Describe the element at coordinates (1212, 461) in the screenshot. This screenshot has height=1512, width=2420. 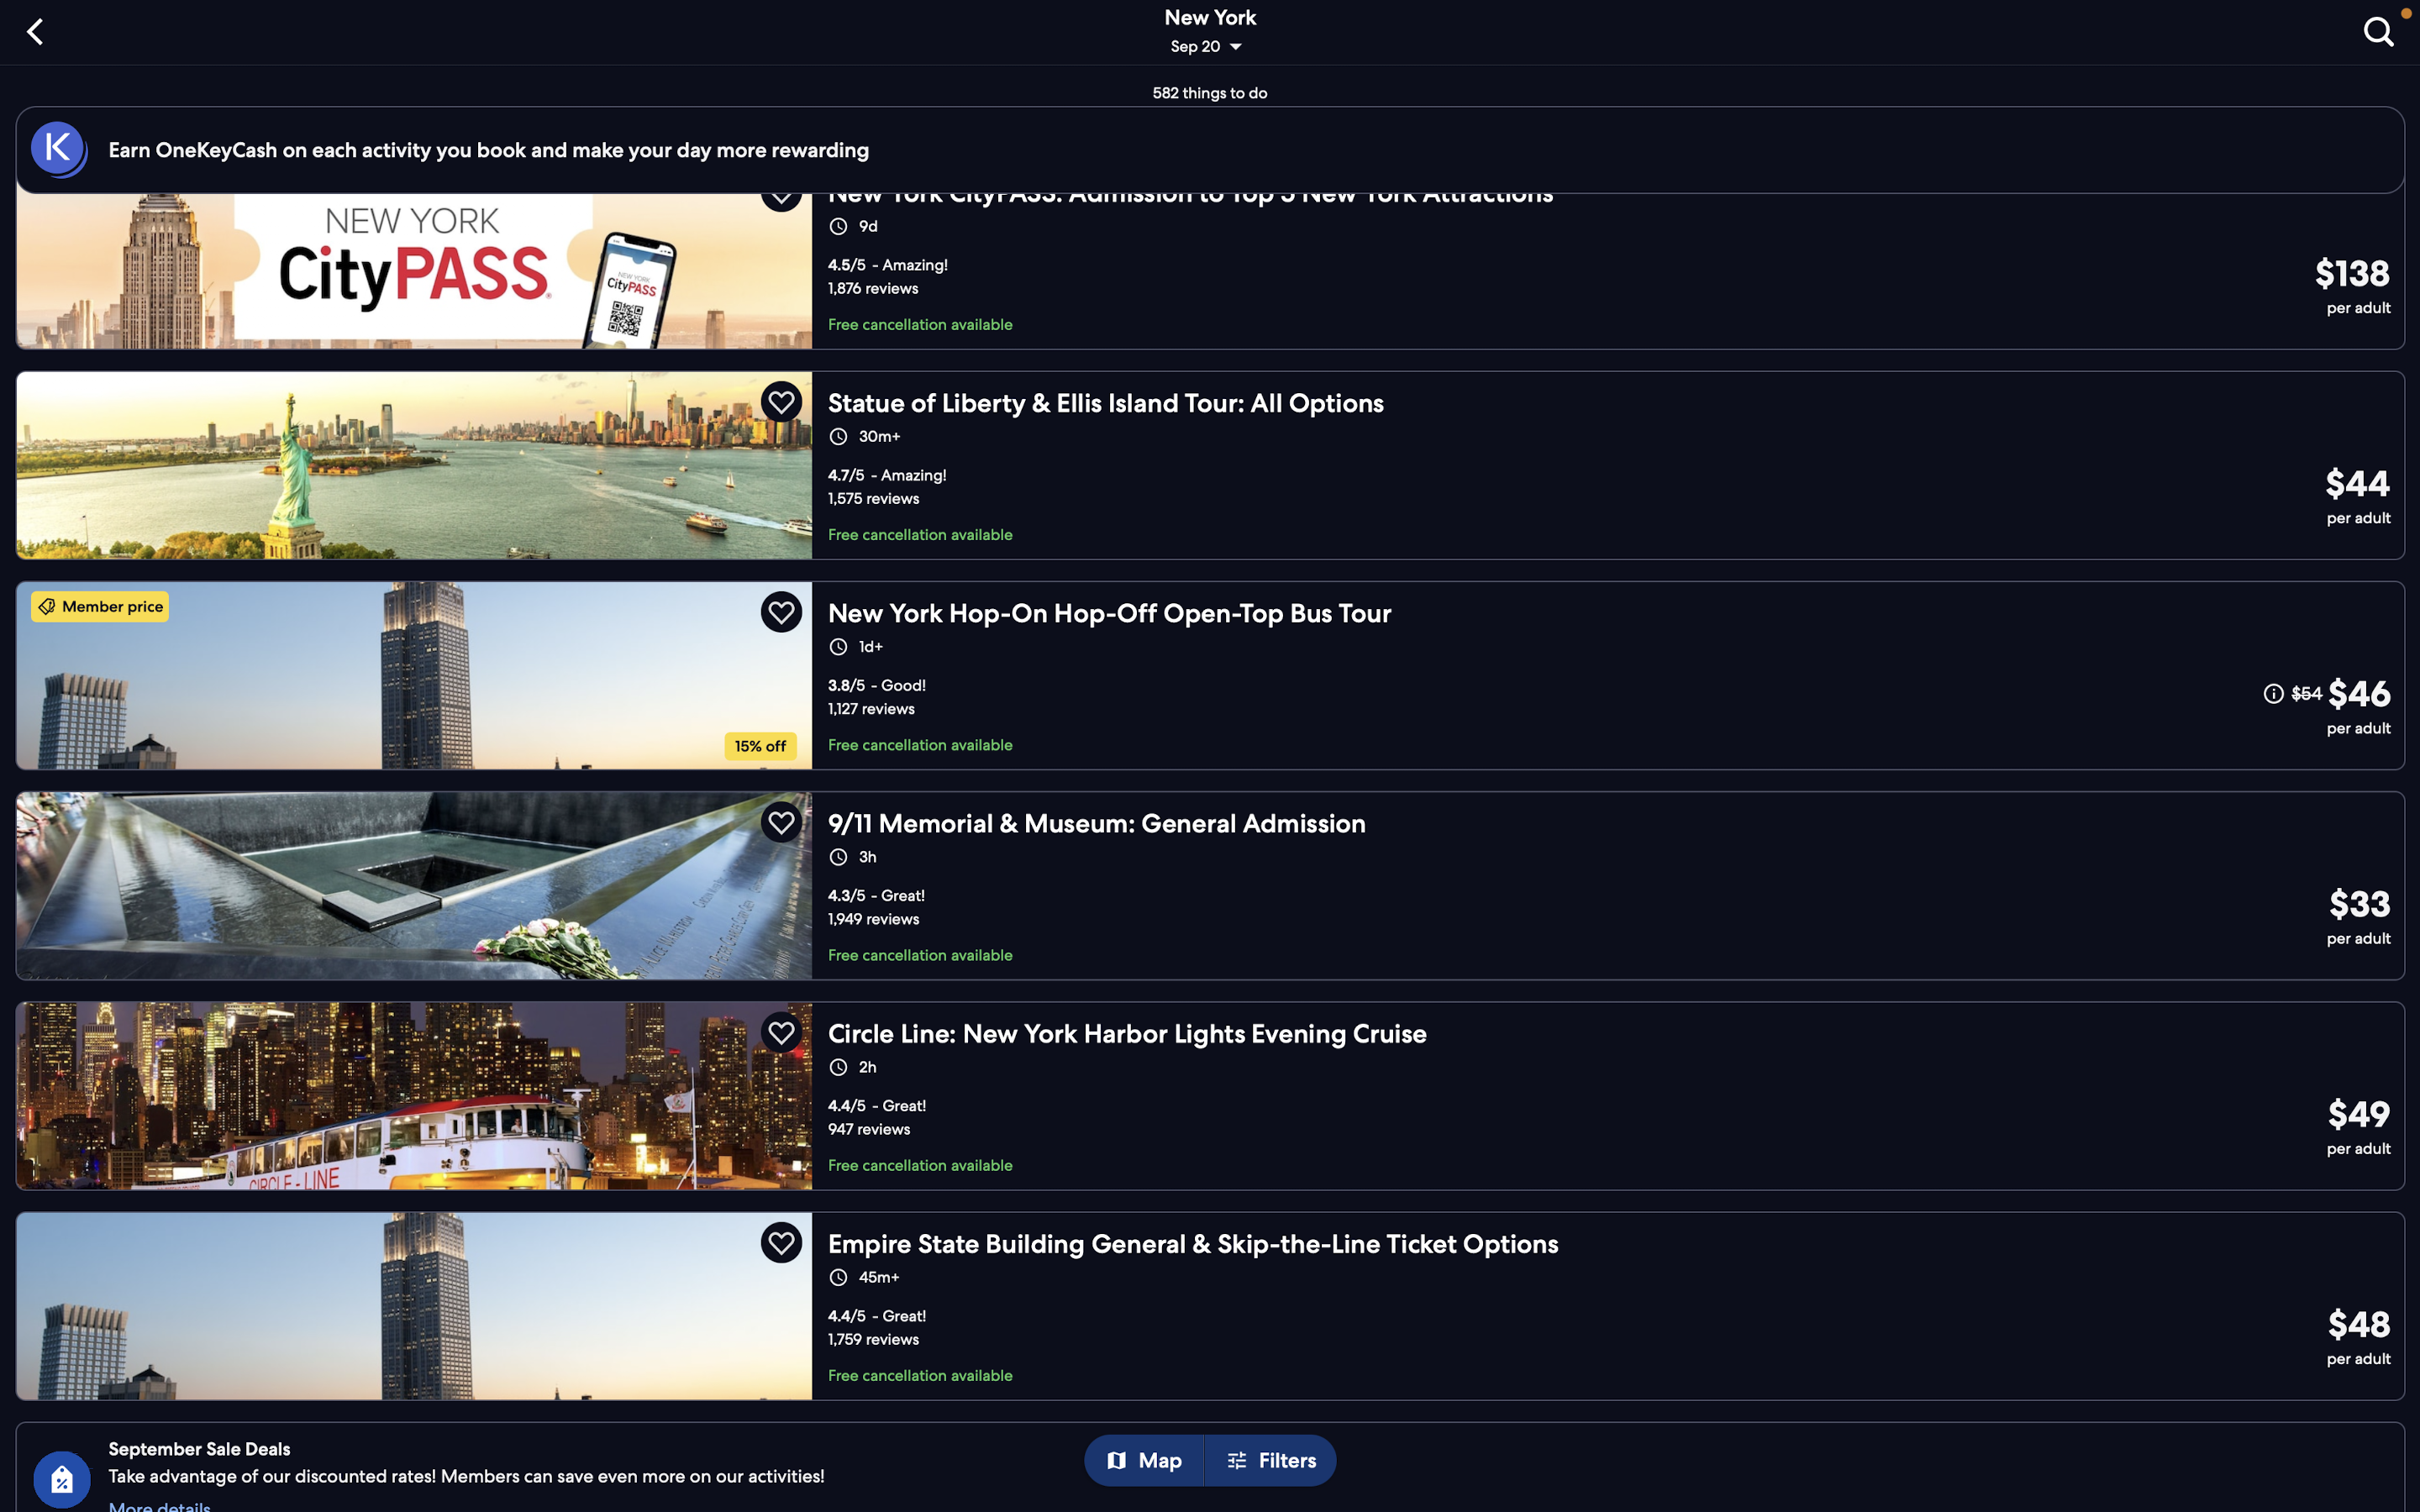
I see `Add "statue of liberty tour" to your travel plans` at that location.